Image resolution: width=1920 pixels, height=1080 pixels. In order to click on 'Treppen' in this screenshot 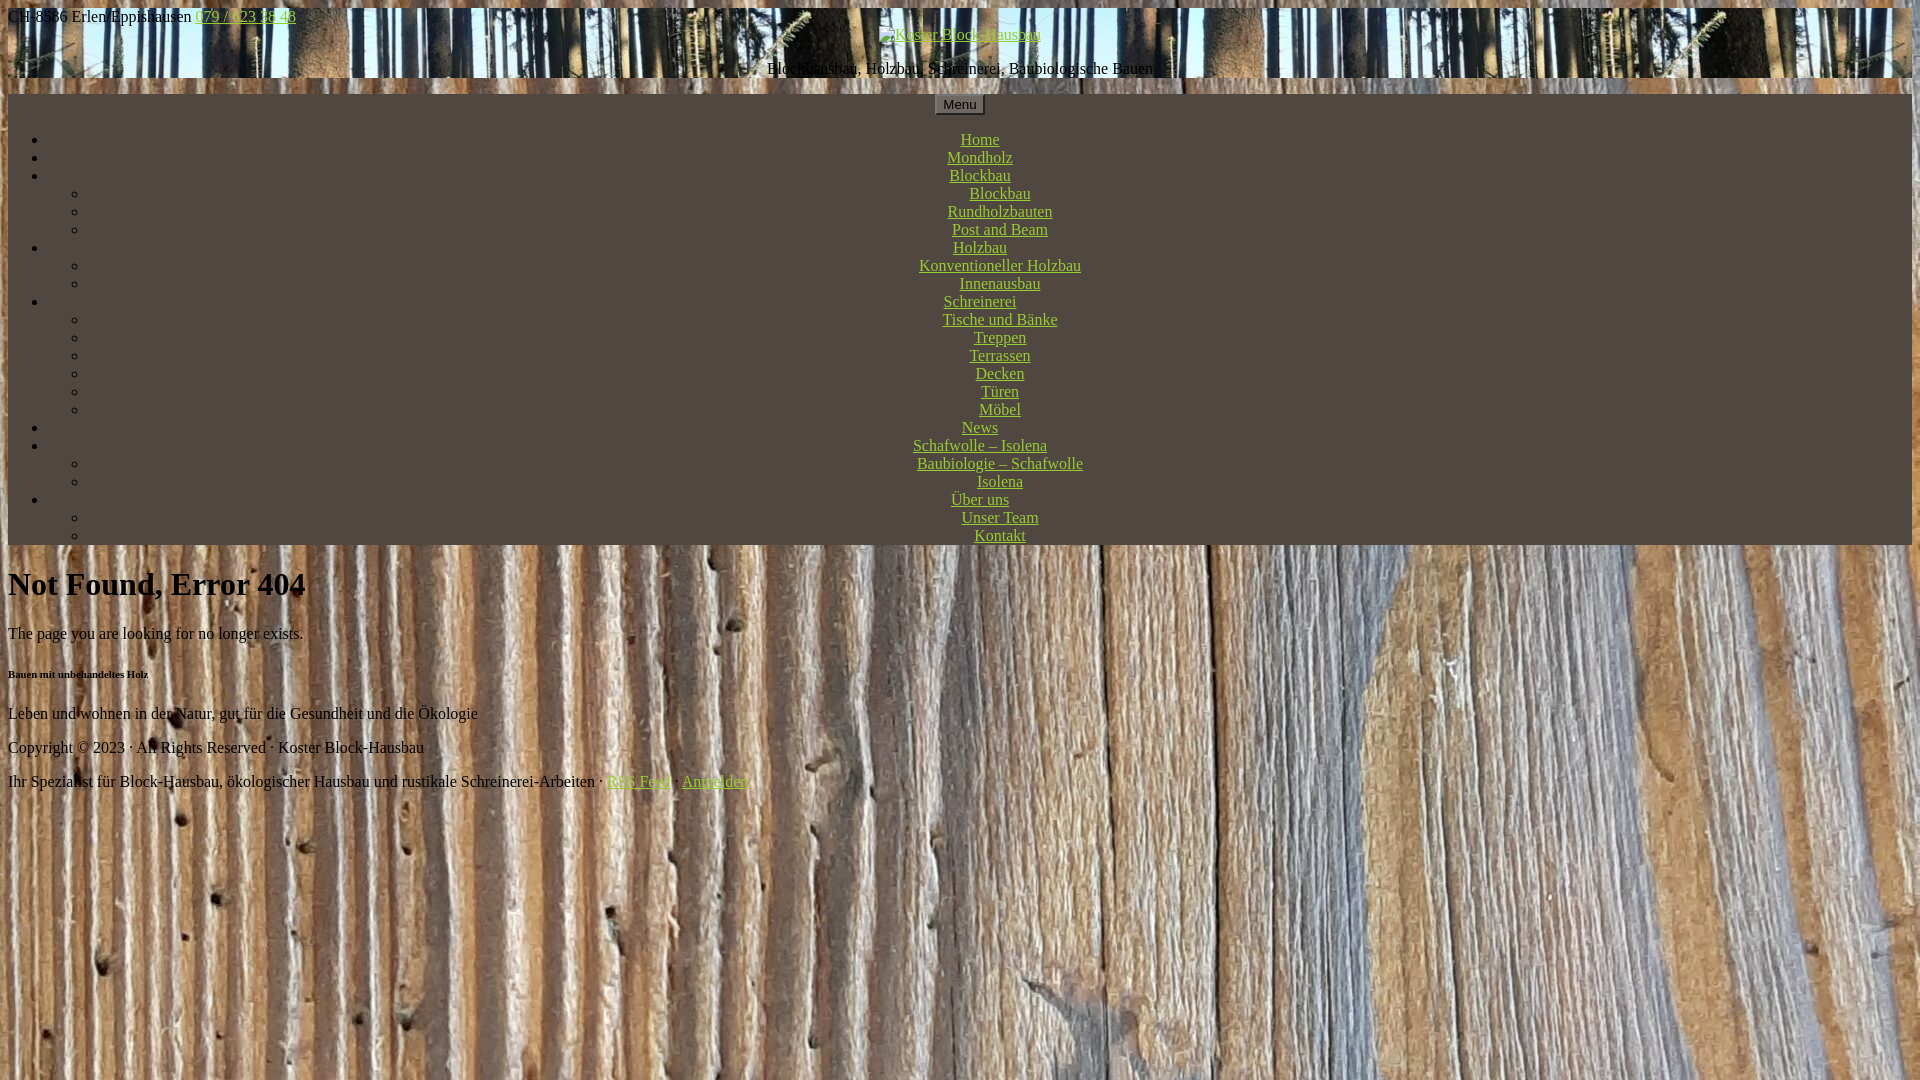, I will do `click(1000, 336)`.